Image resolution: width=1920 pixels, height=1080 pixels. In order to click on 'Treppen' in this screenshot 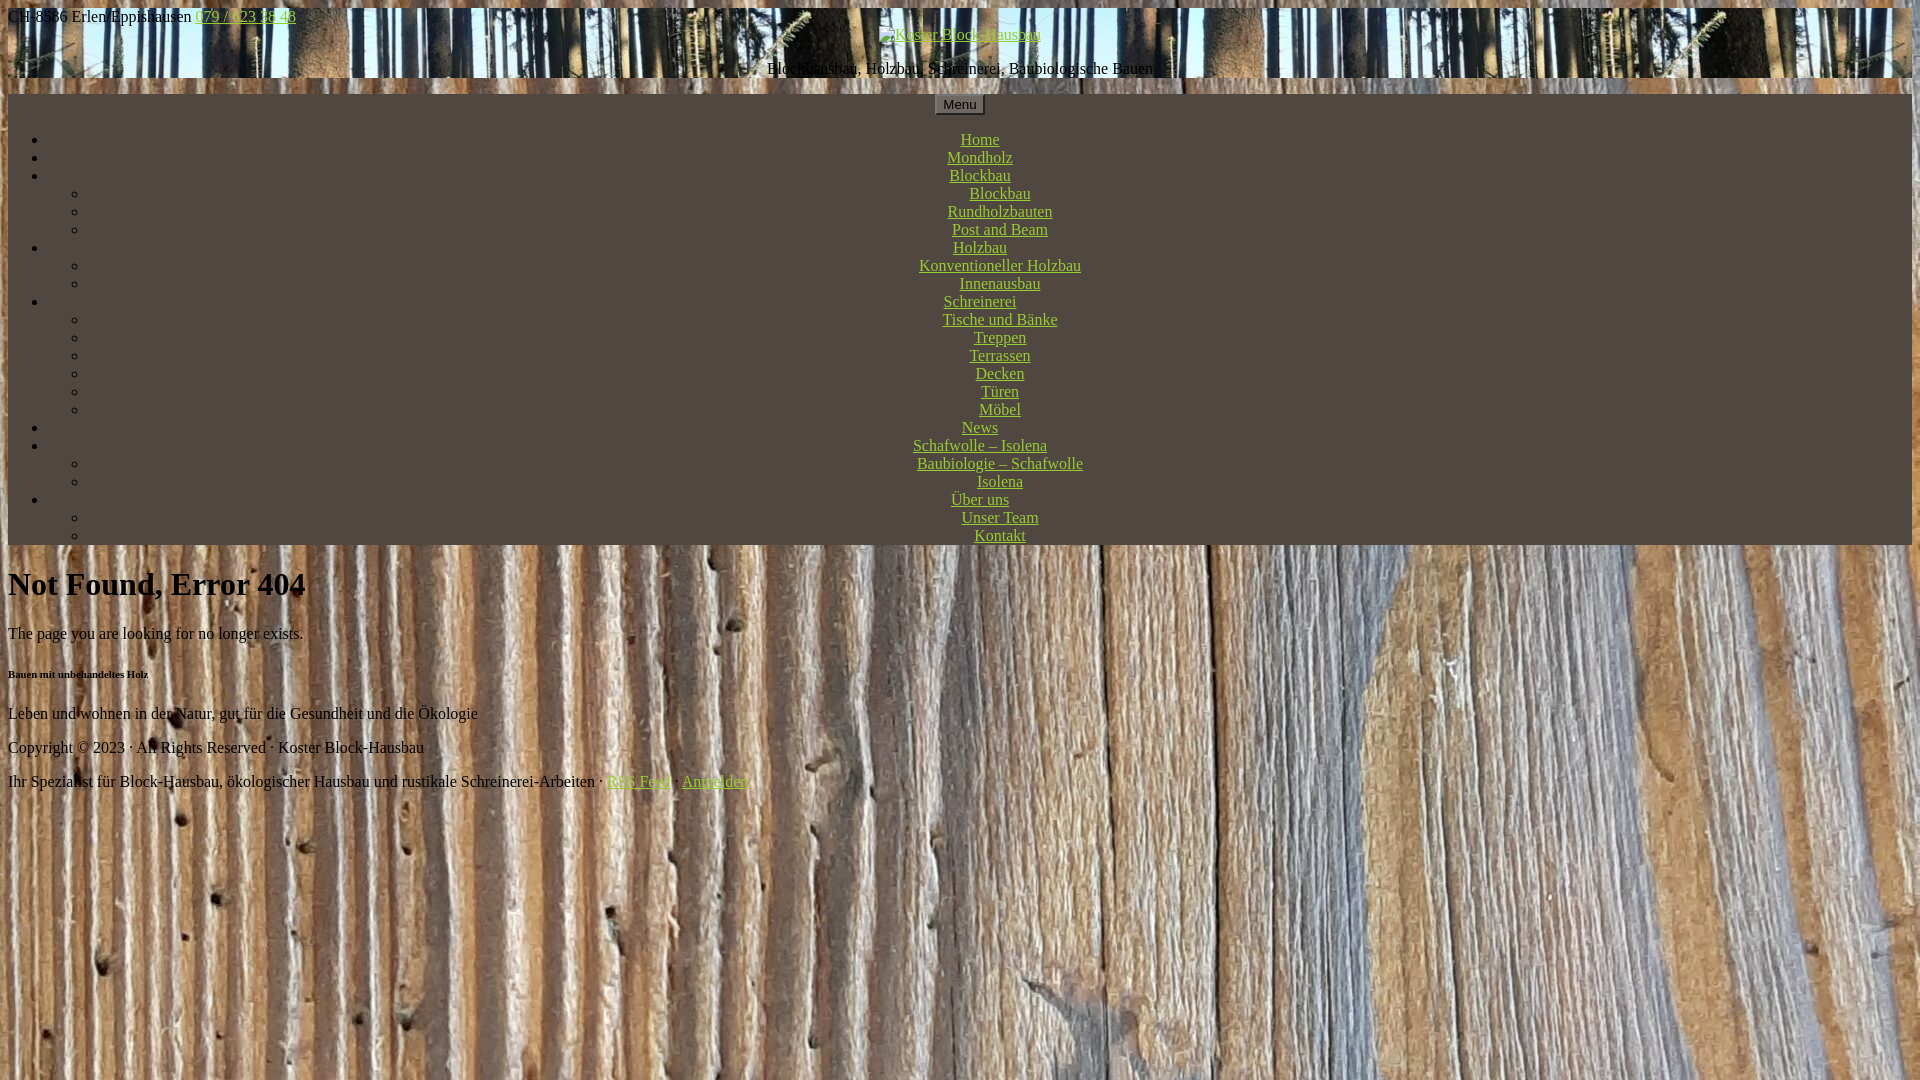, I will do `click(1000, 336)`.